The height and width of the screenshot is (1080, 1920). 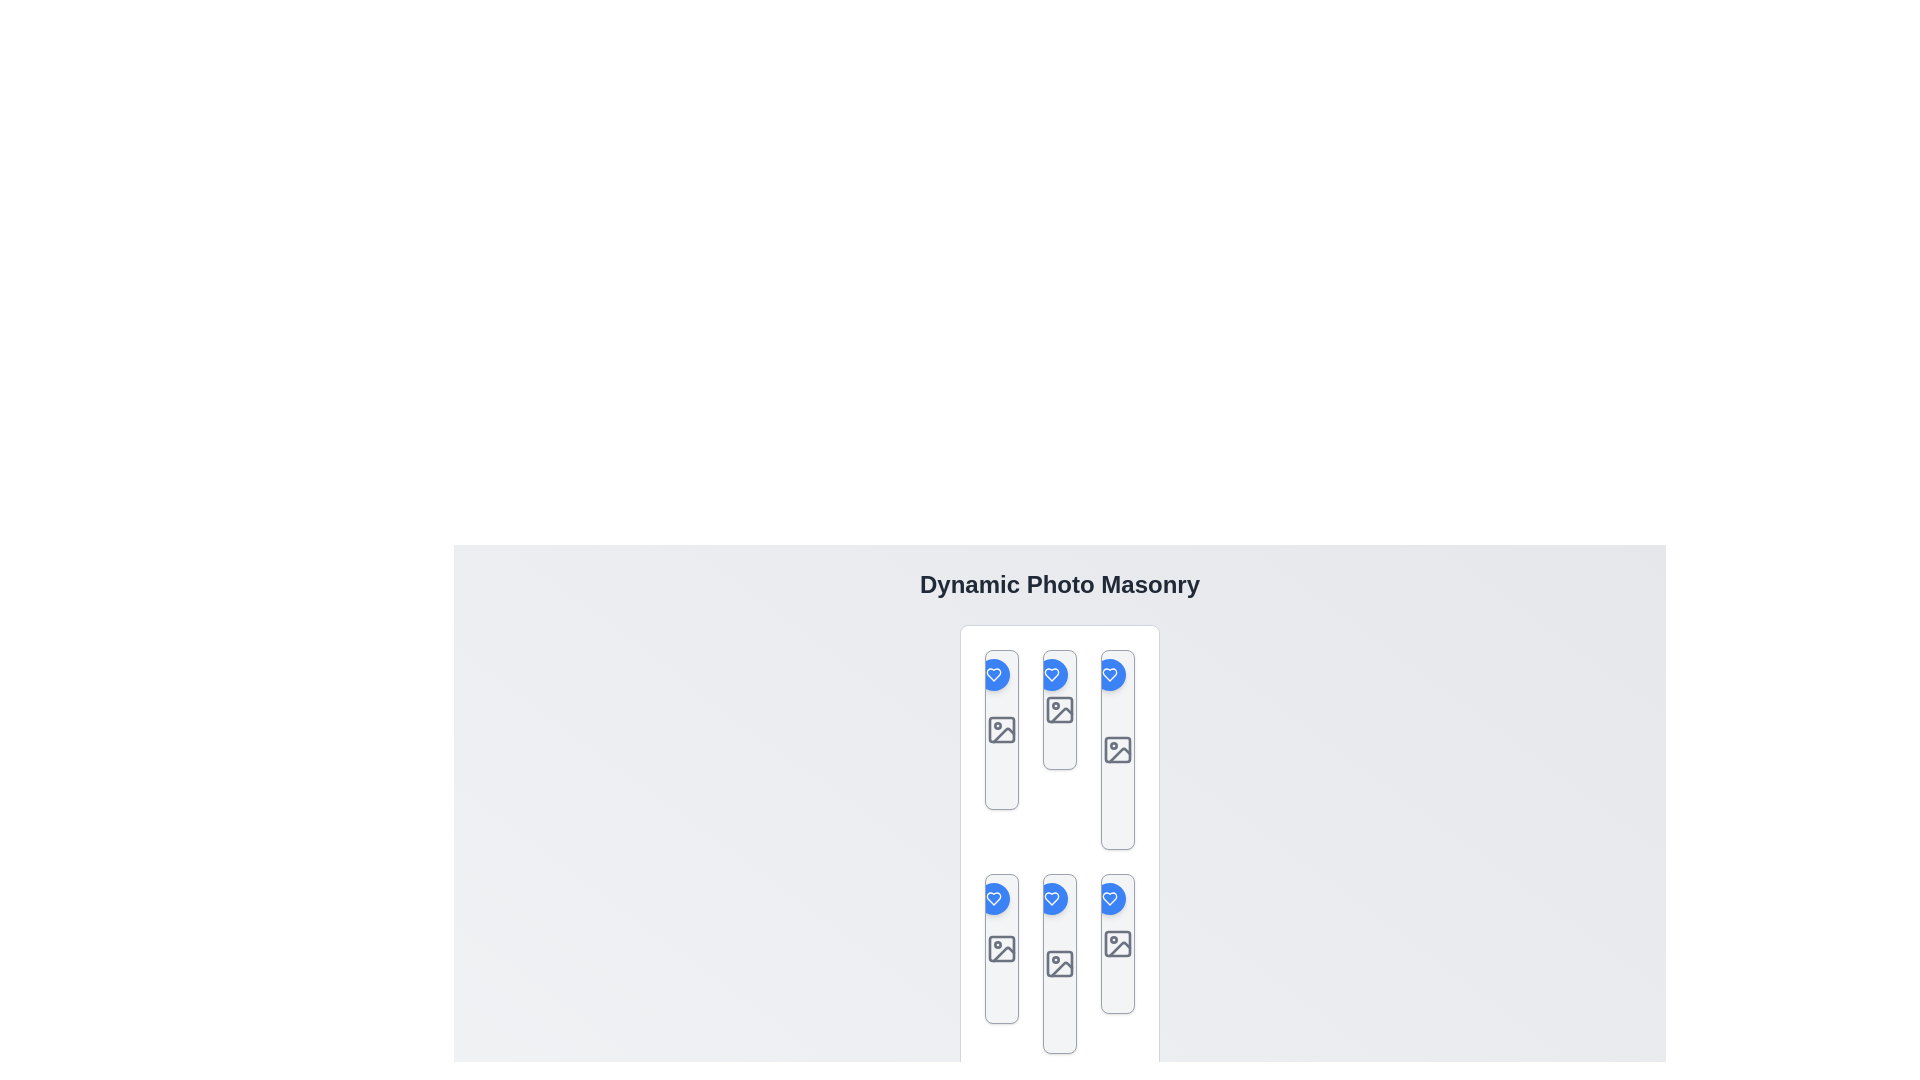 What do you see at coordinates (993, 675) in the screenshot?
I see `the rounded blue button with a white heart-shaped icon and white text located in the top-right corner of the masonry grid layout` at bounding box center [993, 675].